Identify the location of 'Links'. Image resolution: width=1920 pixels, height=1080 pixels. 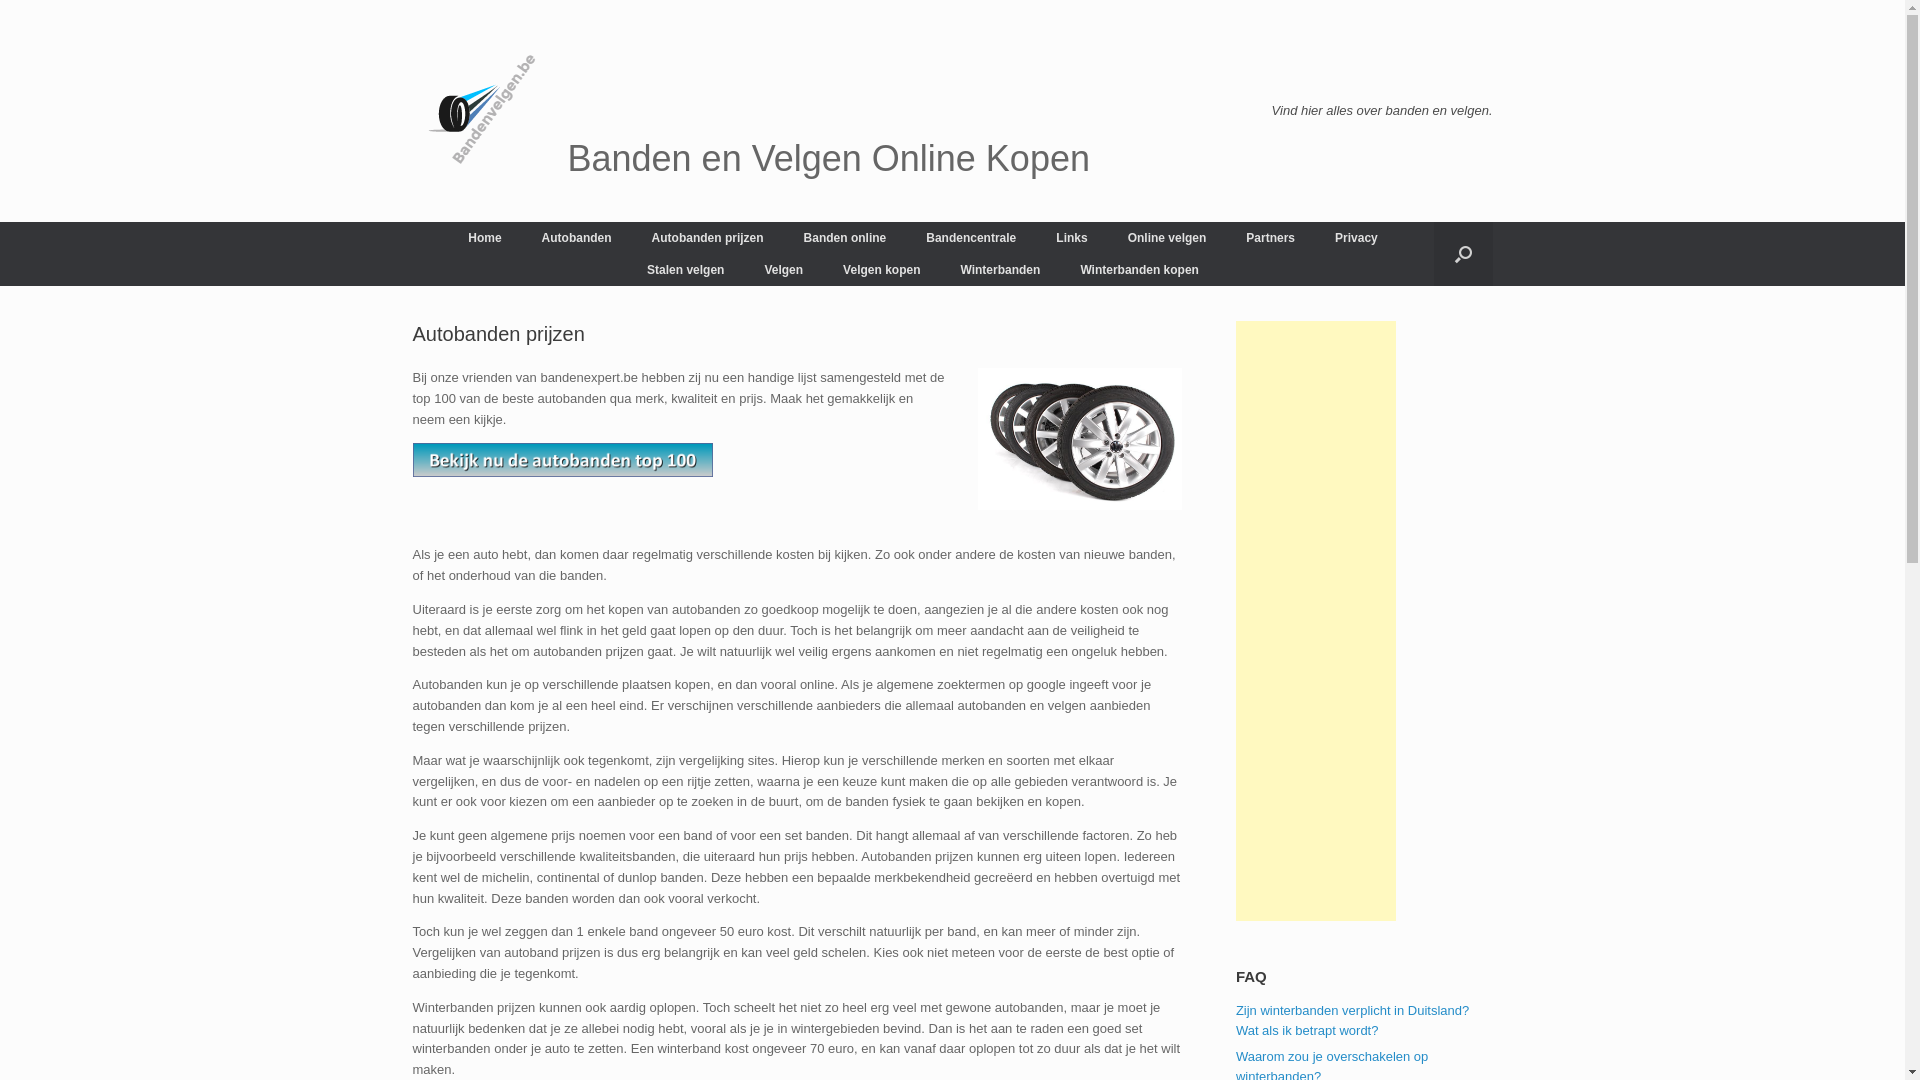
(1036, 237).